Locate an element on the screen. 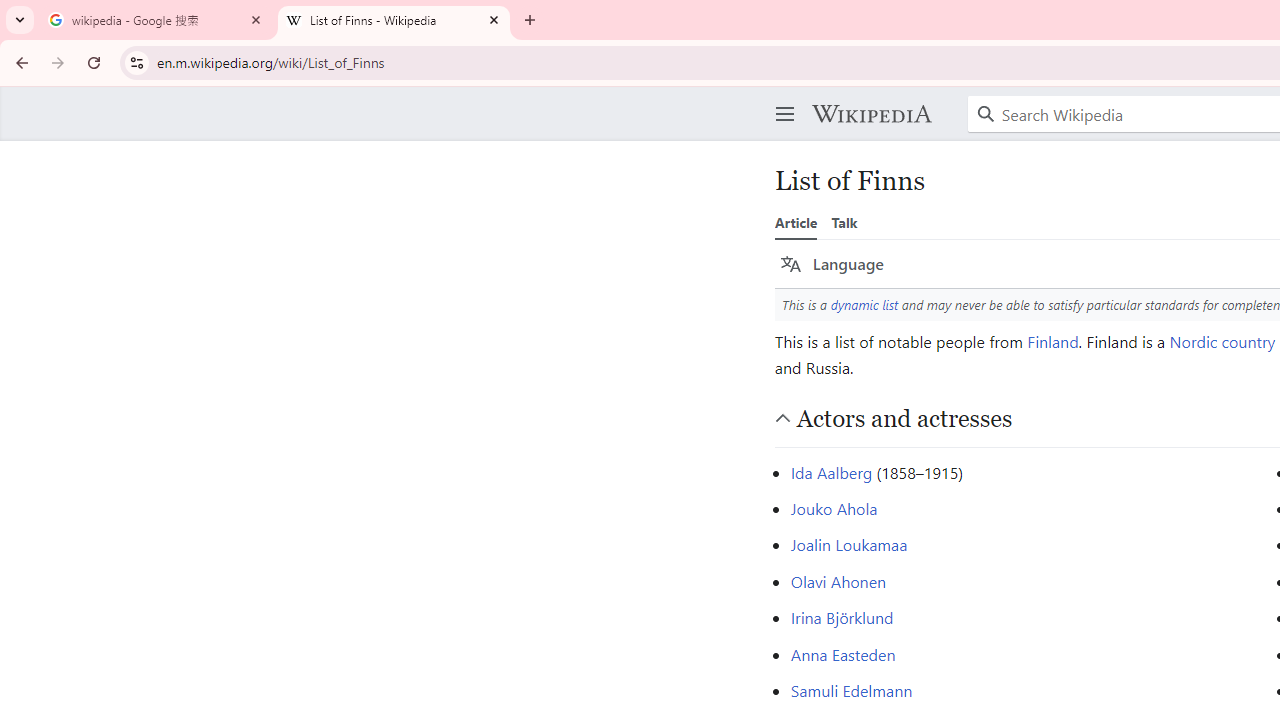 Image resolution: width=1280 pixels, height=720 pixels. 'Samuli Edelmann' is located at coordinates (851, 689).